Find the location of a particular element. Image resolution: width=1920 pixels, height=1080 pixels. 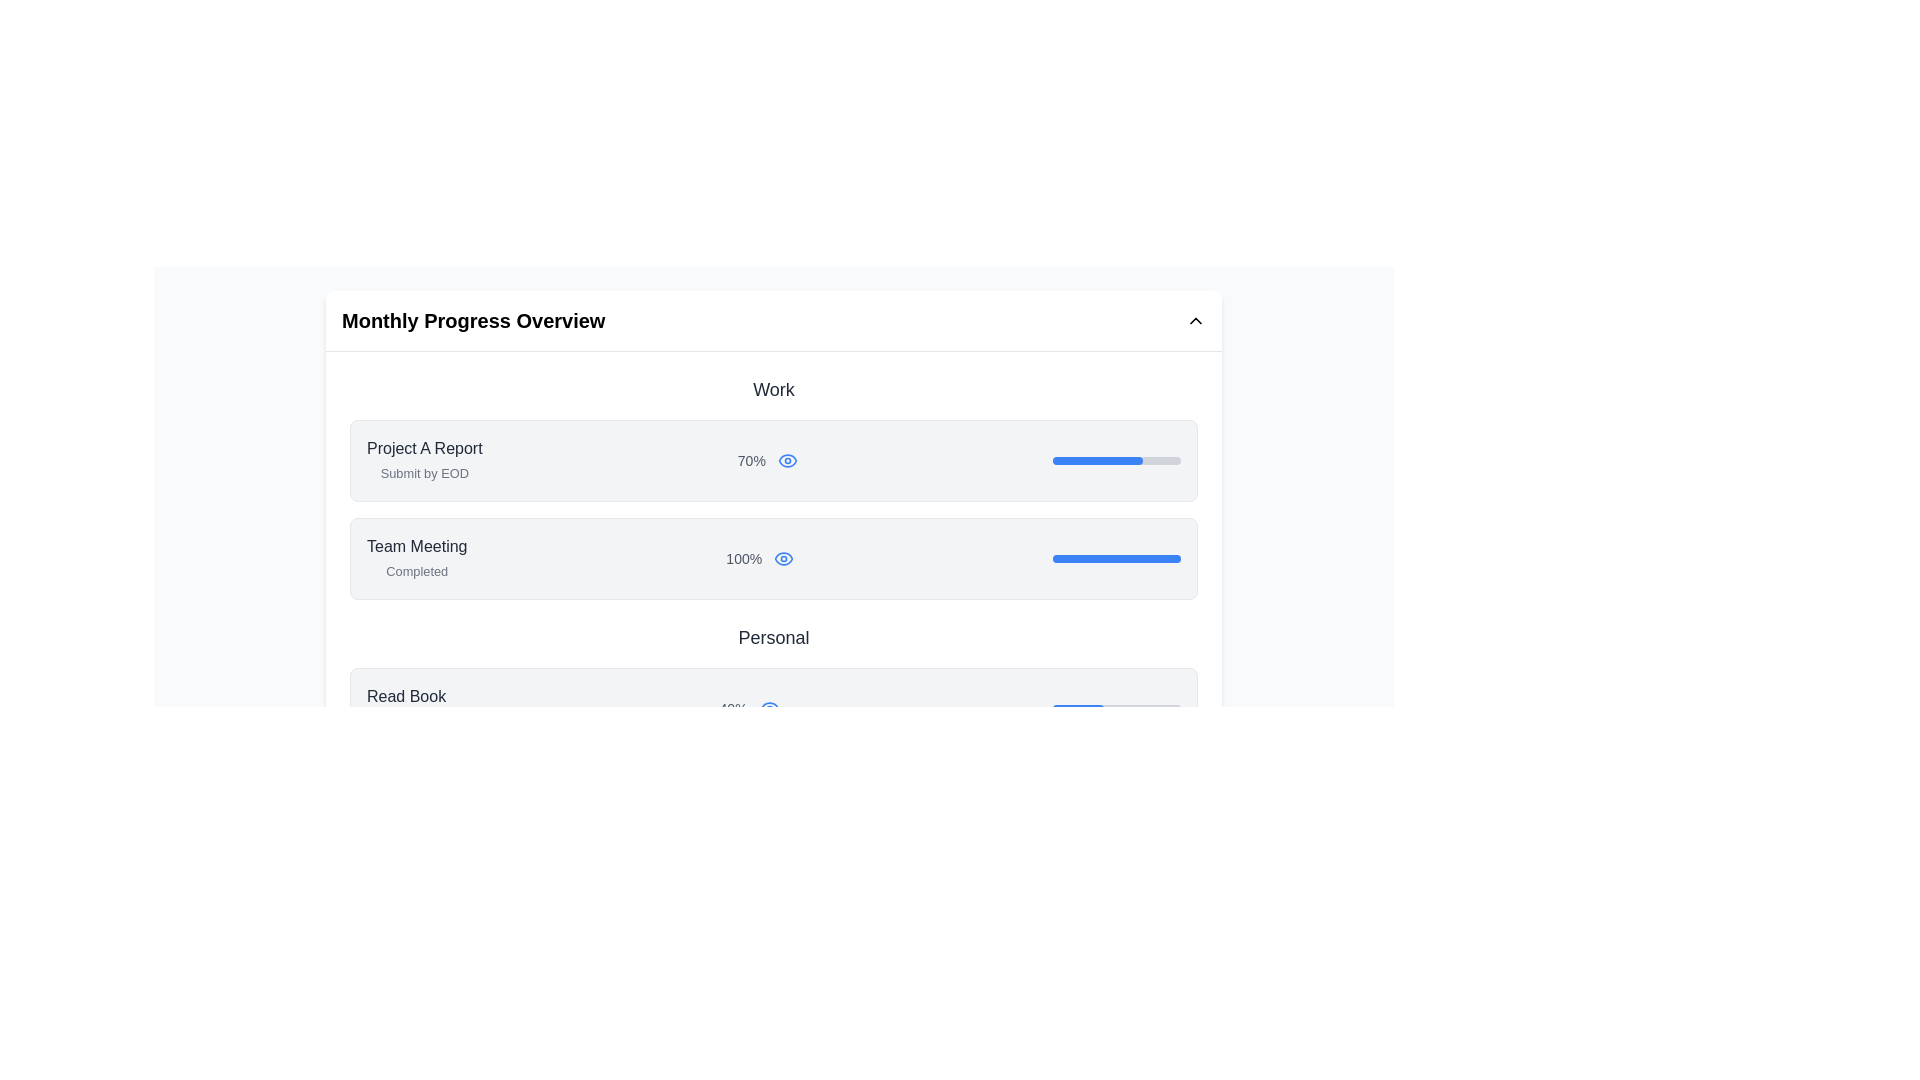

the eye-shaped icon outlined in blue, which is located to the right of the '100%' text within the 'Team Meeting' row under the 'Work' section is located at coordinates (783, 559).